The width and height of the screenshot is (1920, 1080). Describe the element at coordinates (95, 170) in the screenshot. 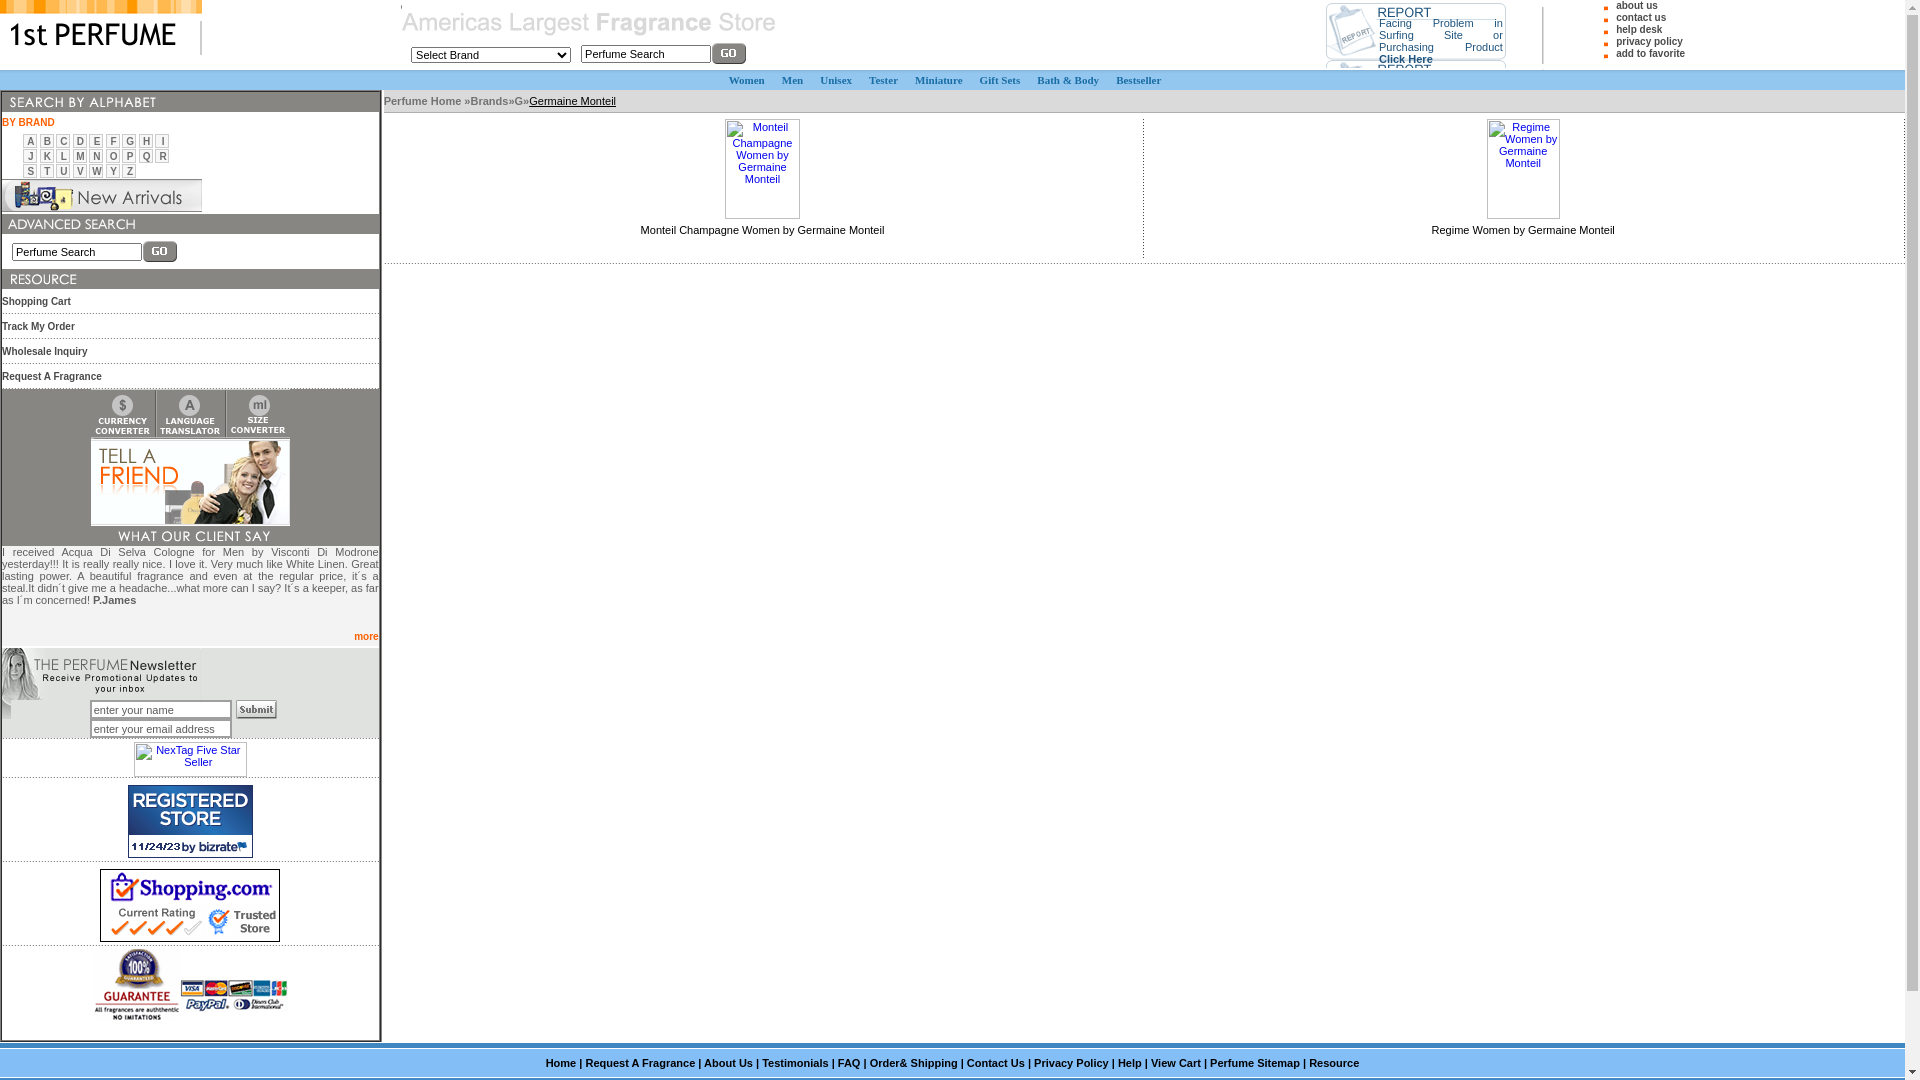

I see `'W'` at that location.